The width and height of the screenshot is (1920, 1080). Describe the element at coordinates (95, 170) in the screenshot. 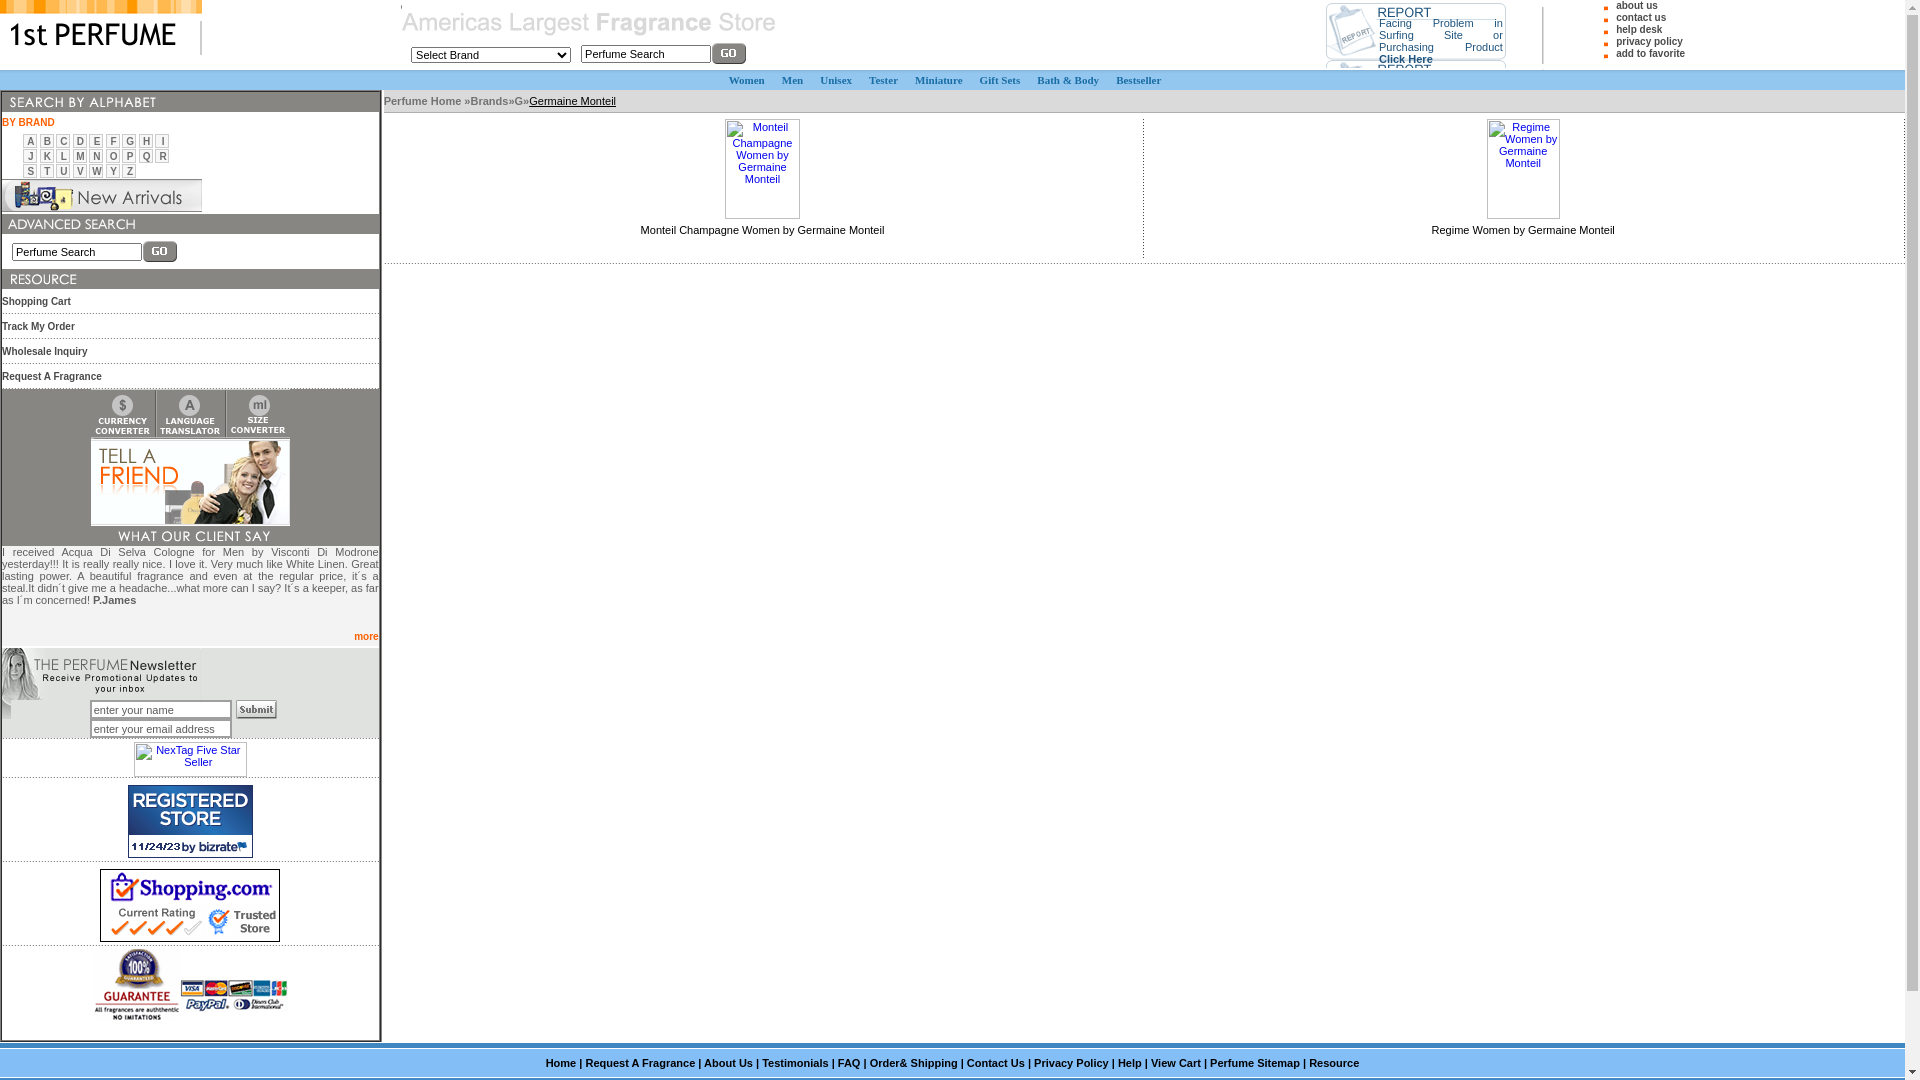

I see `'W'` at that location.